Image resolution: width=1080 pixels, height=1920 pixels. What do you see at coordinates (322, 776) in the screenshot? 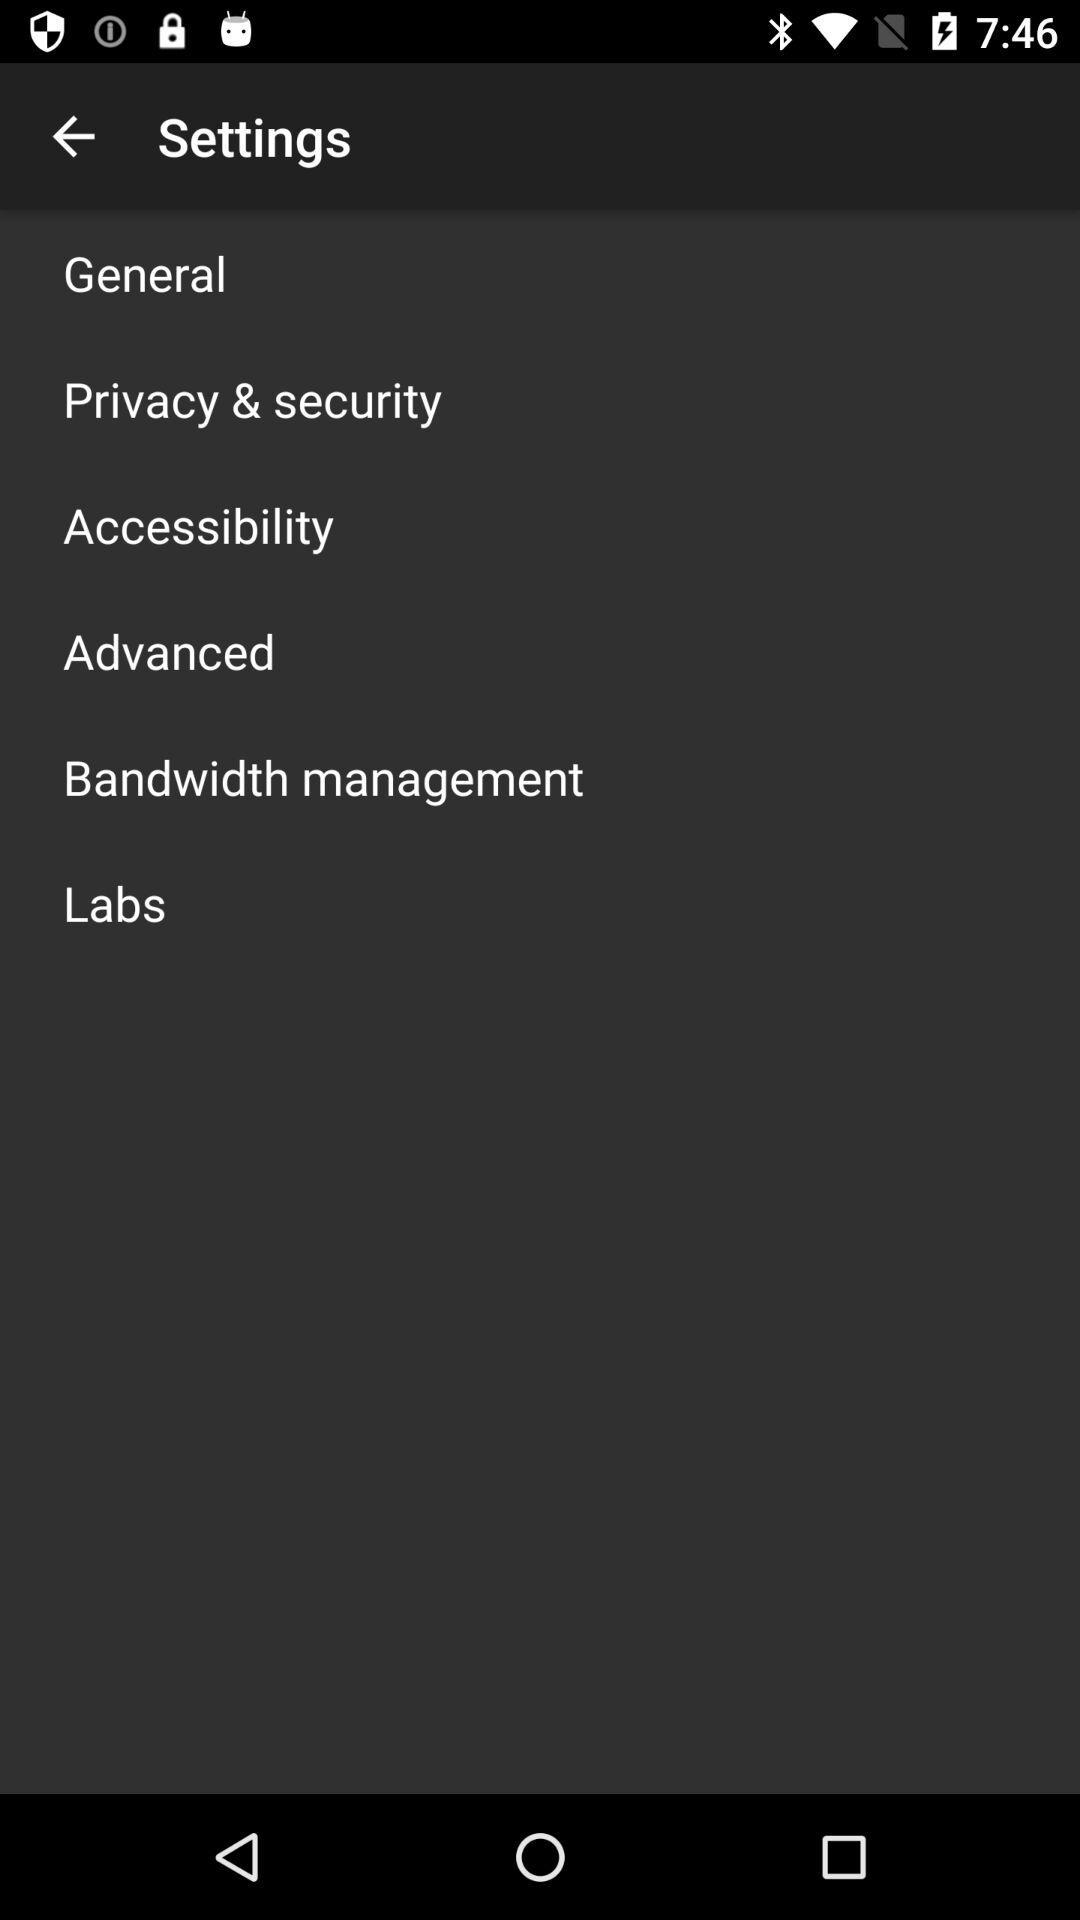
I see `the icon below advanced app` at bounding box center [322, 776].